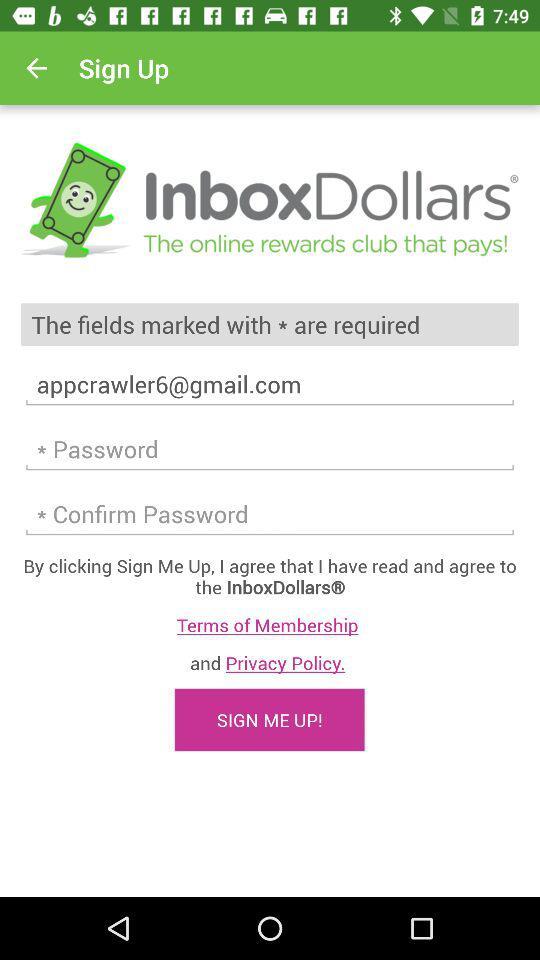 This screenshot has height=960, width=540. What do you see at coordinates (270, 324) in the screenshot?
I see `the item above appcrawler6@gmail.com item` at bounding box center [270, 324].